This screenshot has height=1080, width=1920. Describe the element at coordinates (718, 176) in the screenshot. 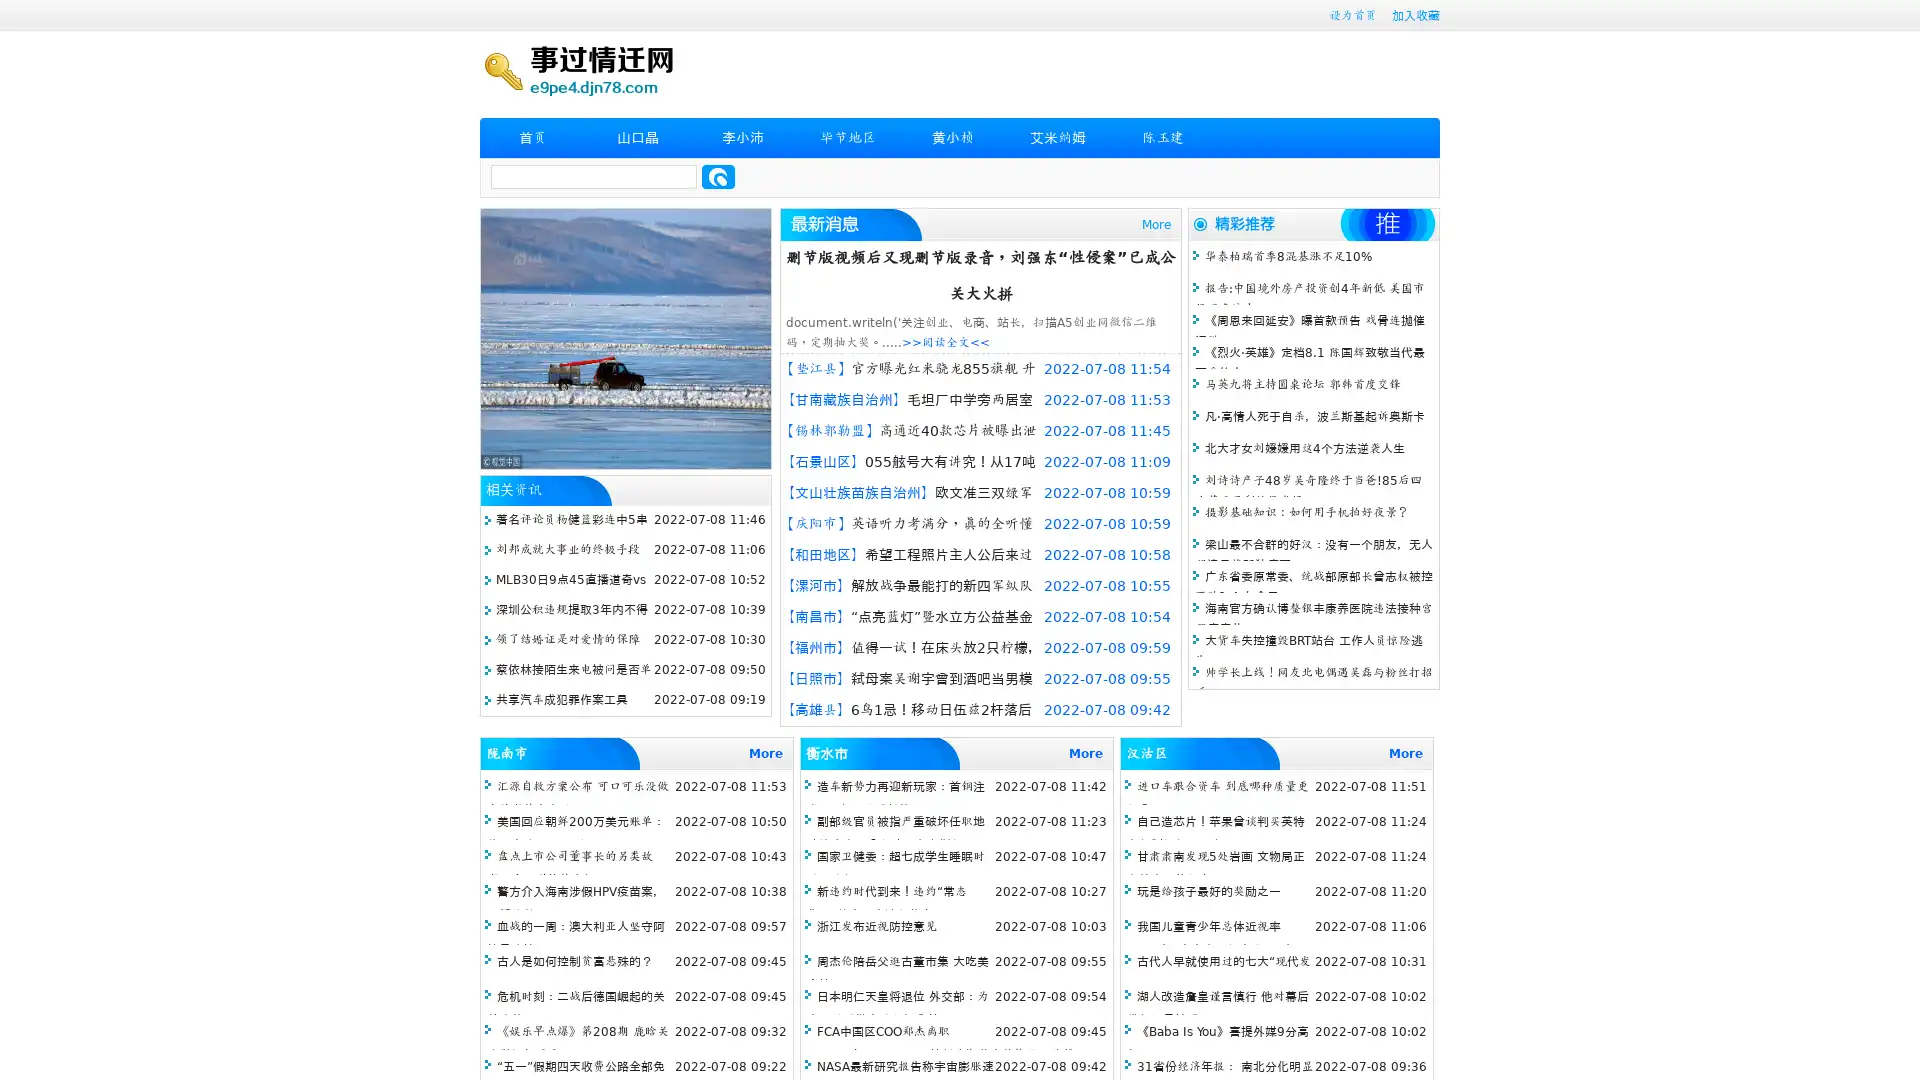

I see `Search` at that location.